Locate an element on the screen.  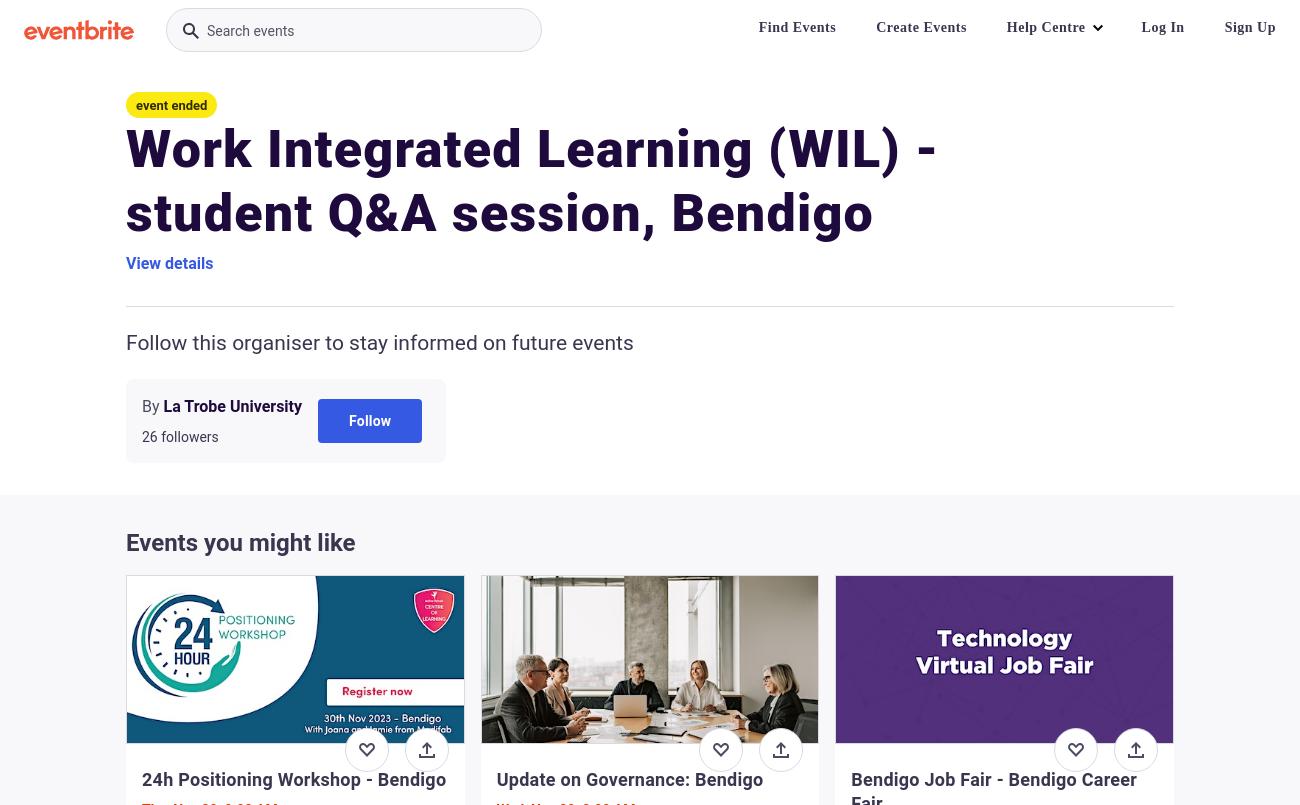
'24h Positioning Workshop - Bendigo' is located at coordinates (294, 778).